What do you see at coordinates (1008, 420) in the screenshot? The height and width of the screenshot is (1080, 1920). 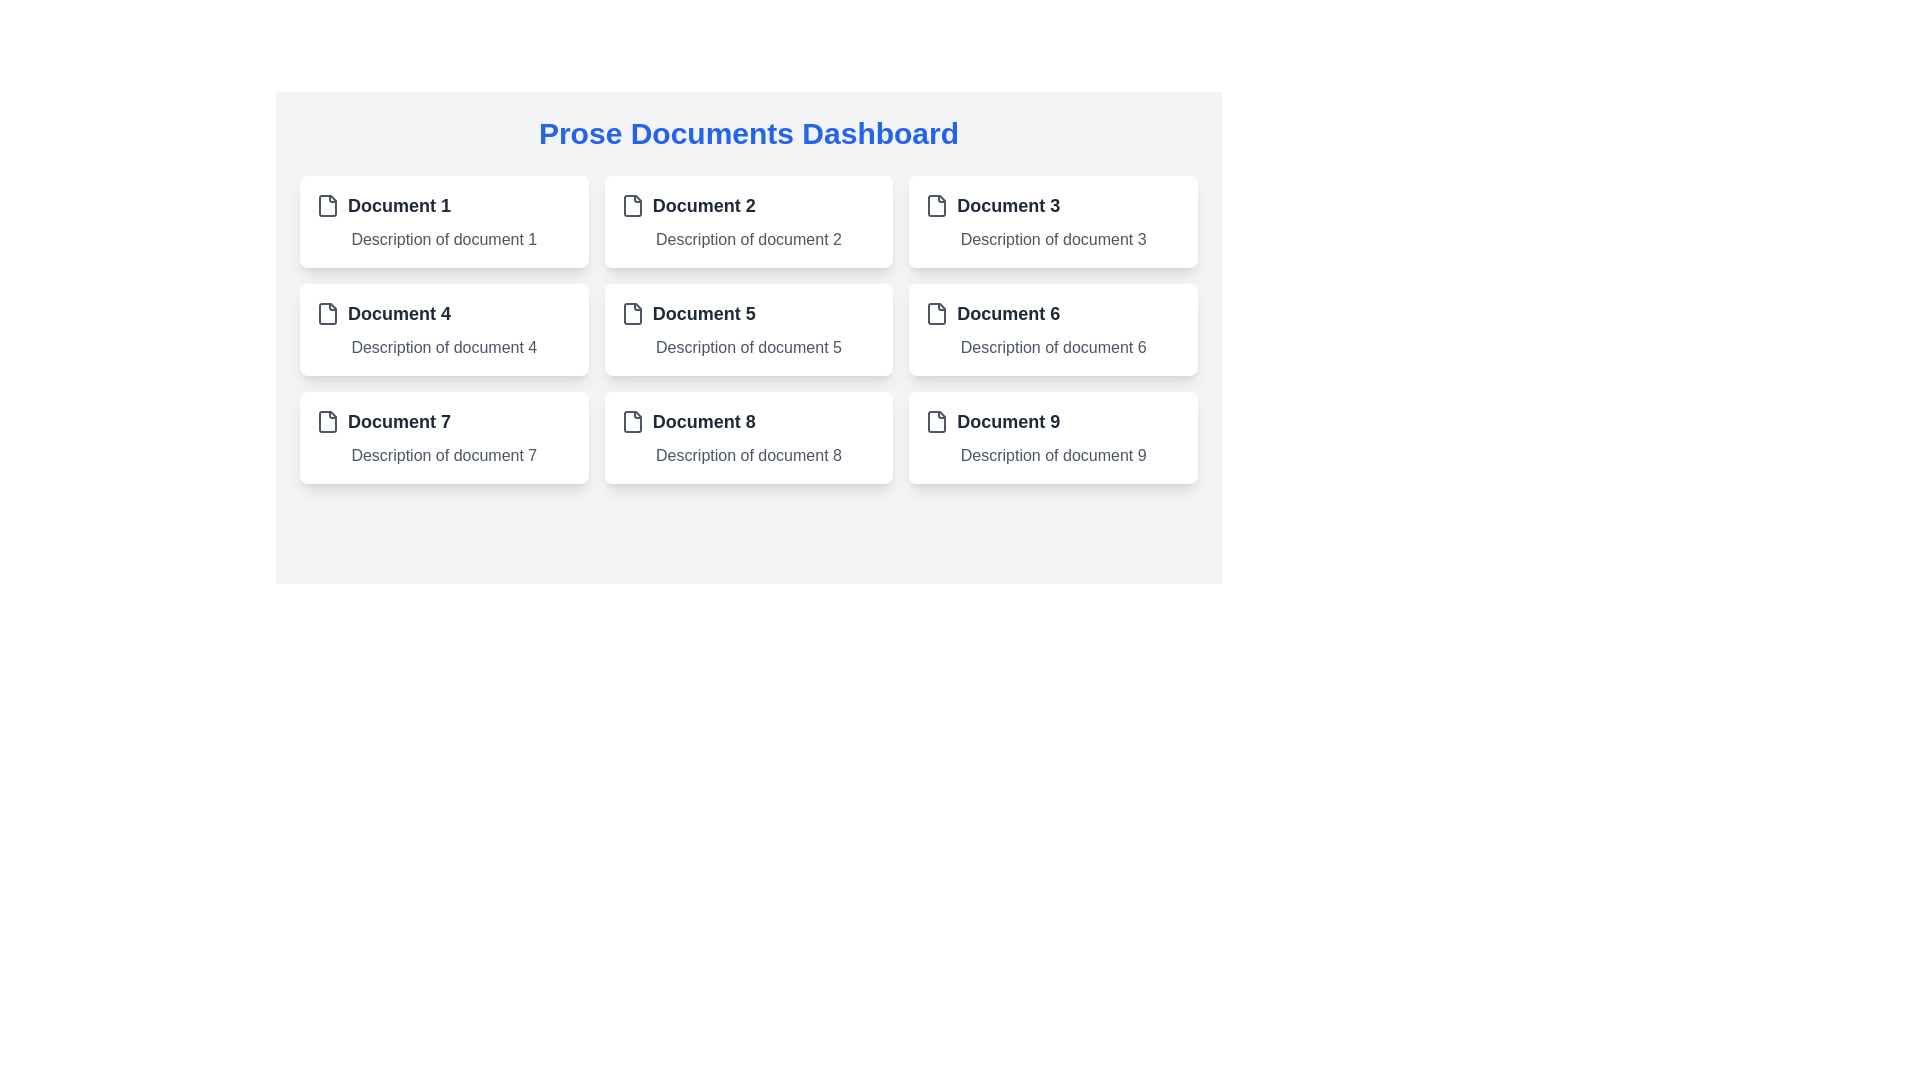 I see `the text label displaying 'Document 9', which is styled in bold and dark gray, located in the last card of a 3x3 grid layout at the bottom-right corner` at bounding box center [1008, 420].